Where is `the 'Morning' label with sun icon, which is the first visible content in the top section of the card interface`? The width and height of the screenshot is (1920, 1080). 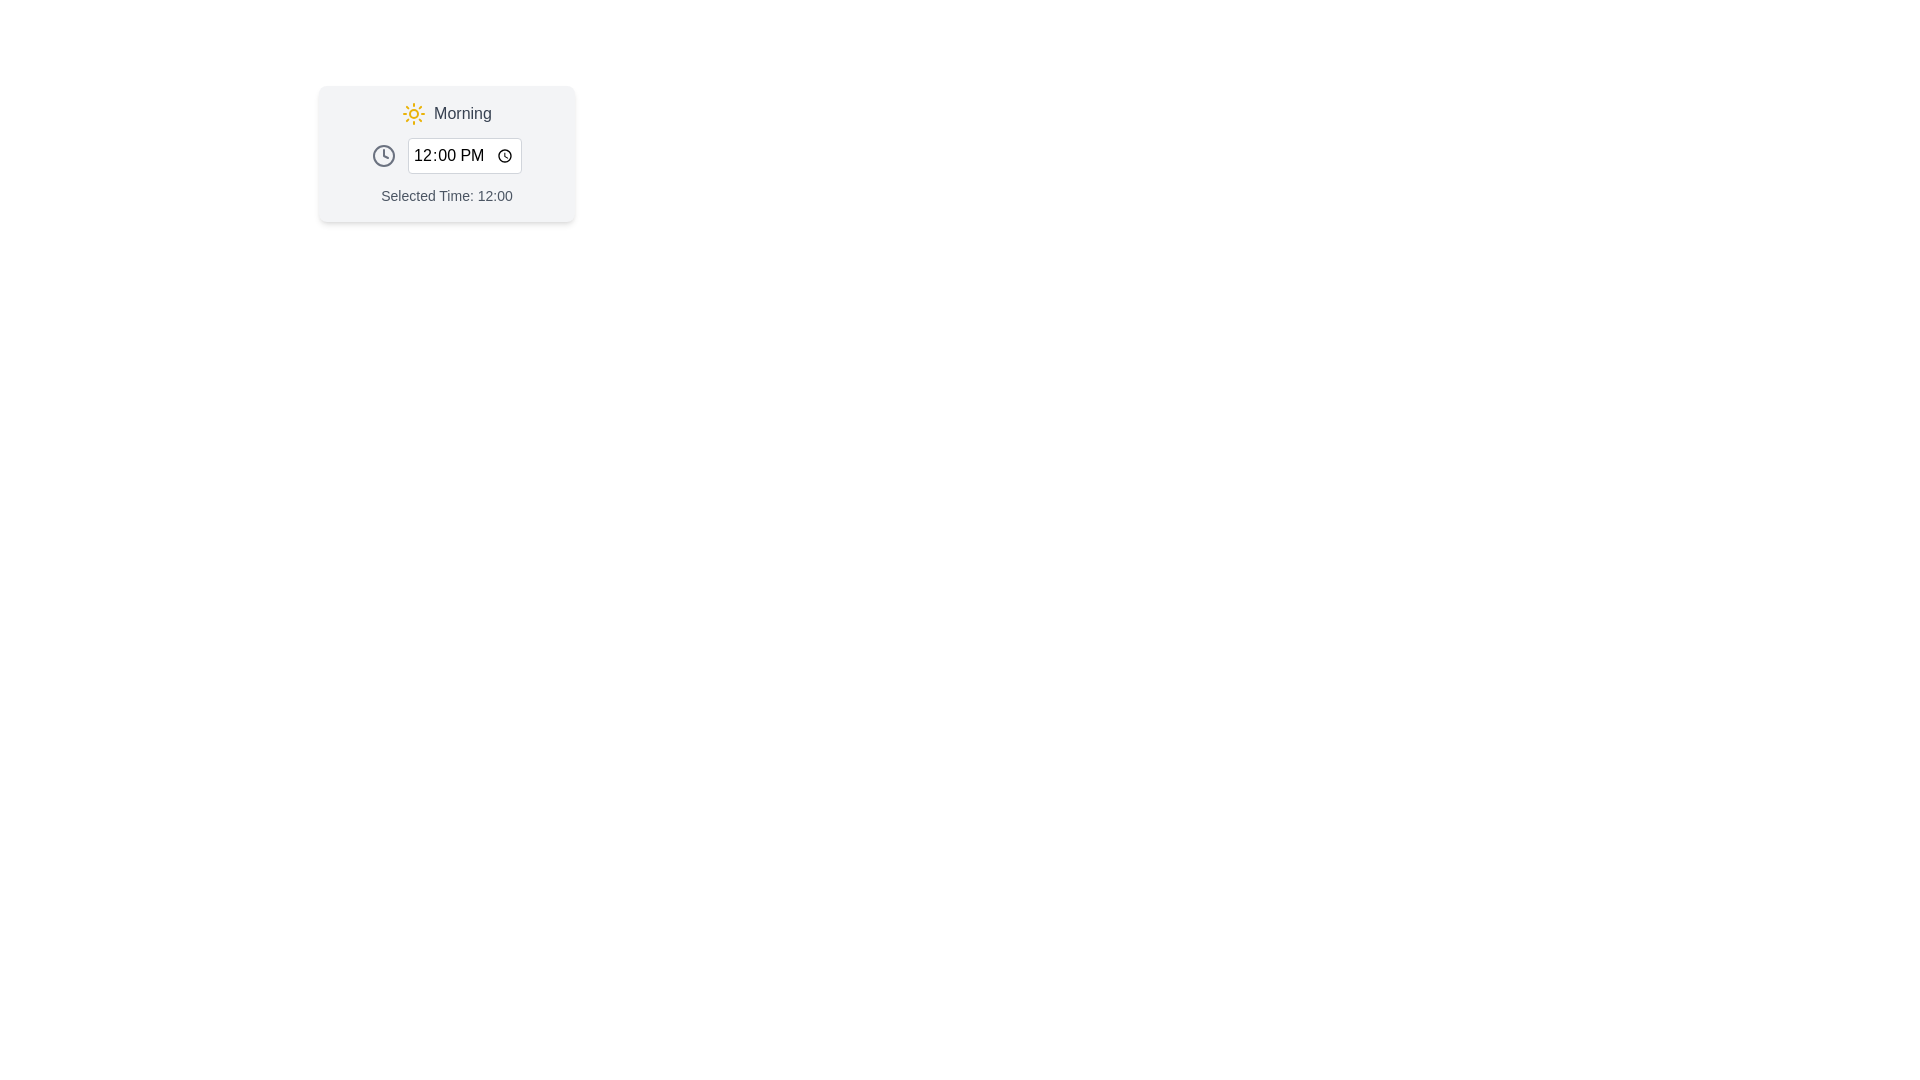
the 'Morning' label with sun icon, which is the first visible content in the top section of the card interface is located at coordinates (445, 114).